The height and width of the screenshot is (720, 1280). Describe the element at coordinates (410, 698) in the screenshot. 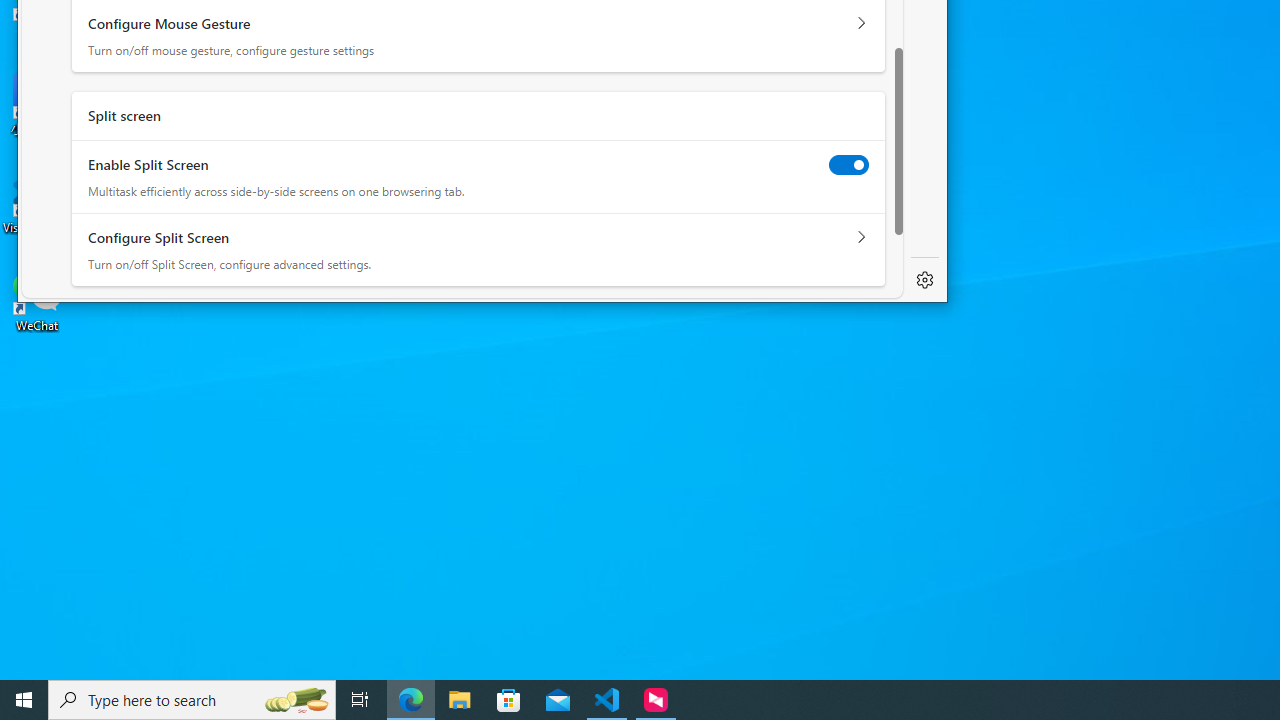

I see `'Microsoft Edge - 1 running window'` at that location.